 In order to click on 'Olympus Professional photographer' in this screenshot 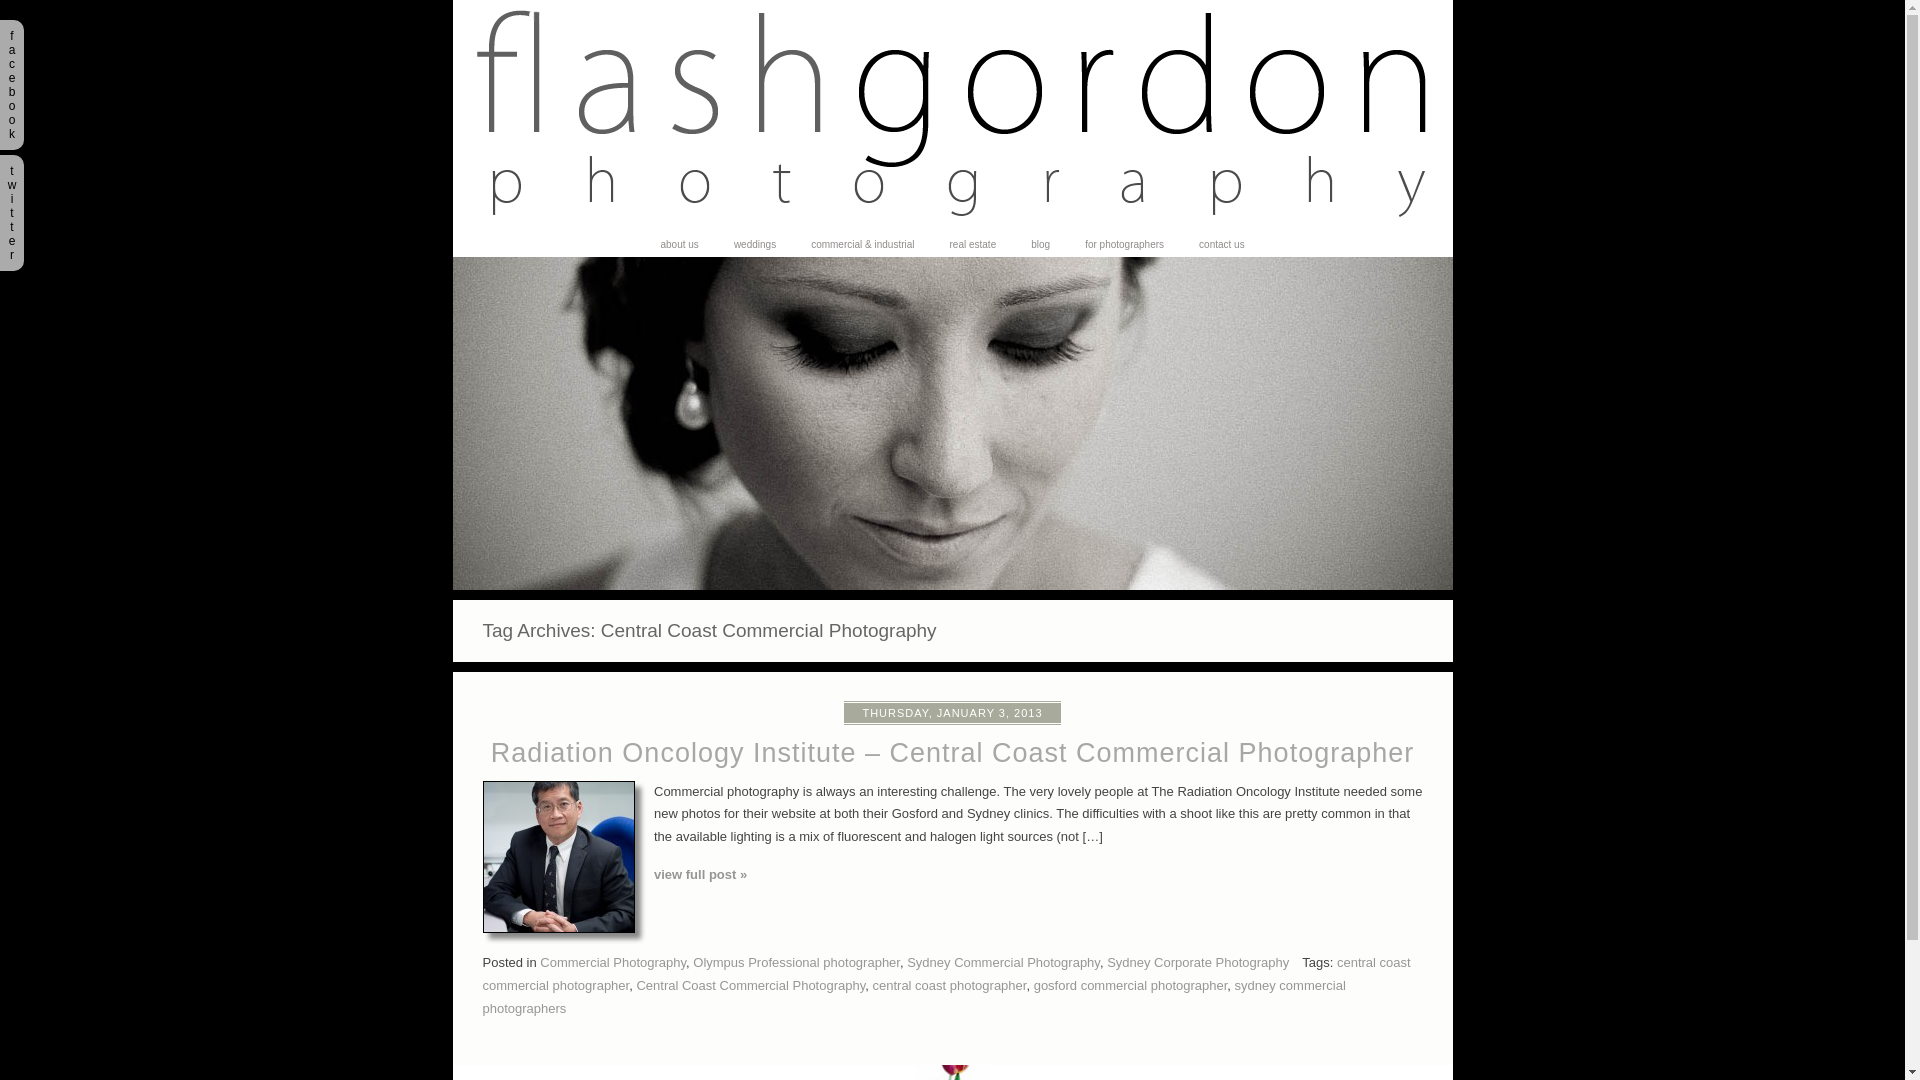, I will do `click(795, 961)`.